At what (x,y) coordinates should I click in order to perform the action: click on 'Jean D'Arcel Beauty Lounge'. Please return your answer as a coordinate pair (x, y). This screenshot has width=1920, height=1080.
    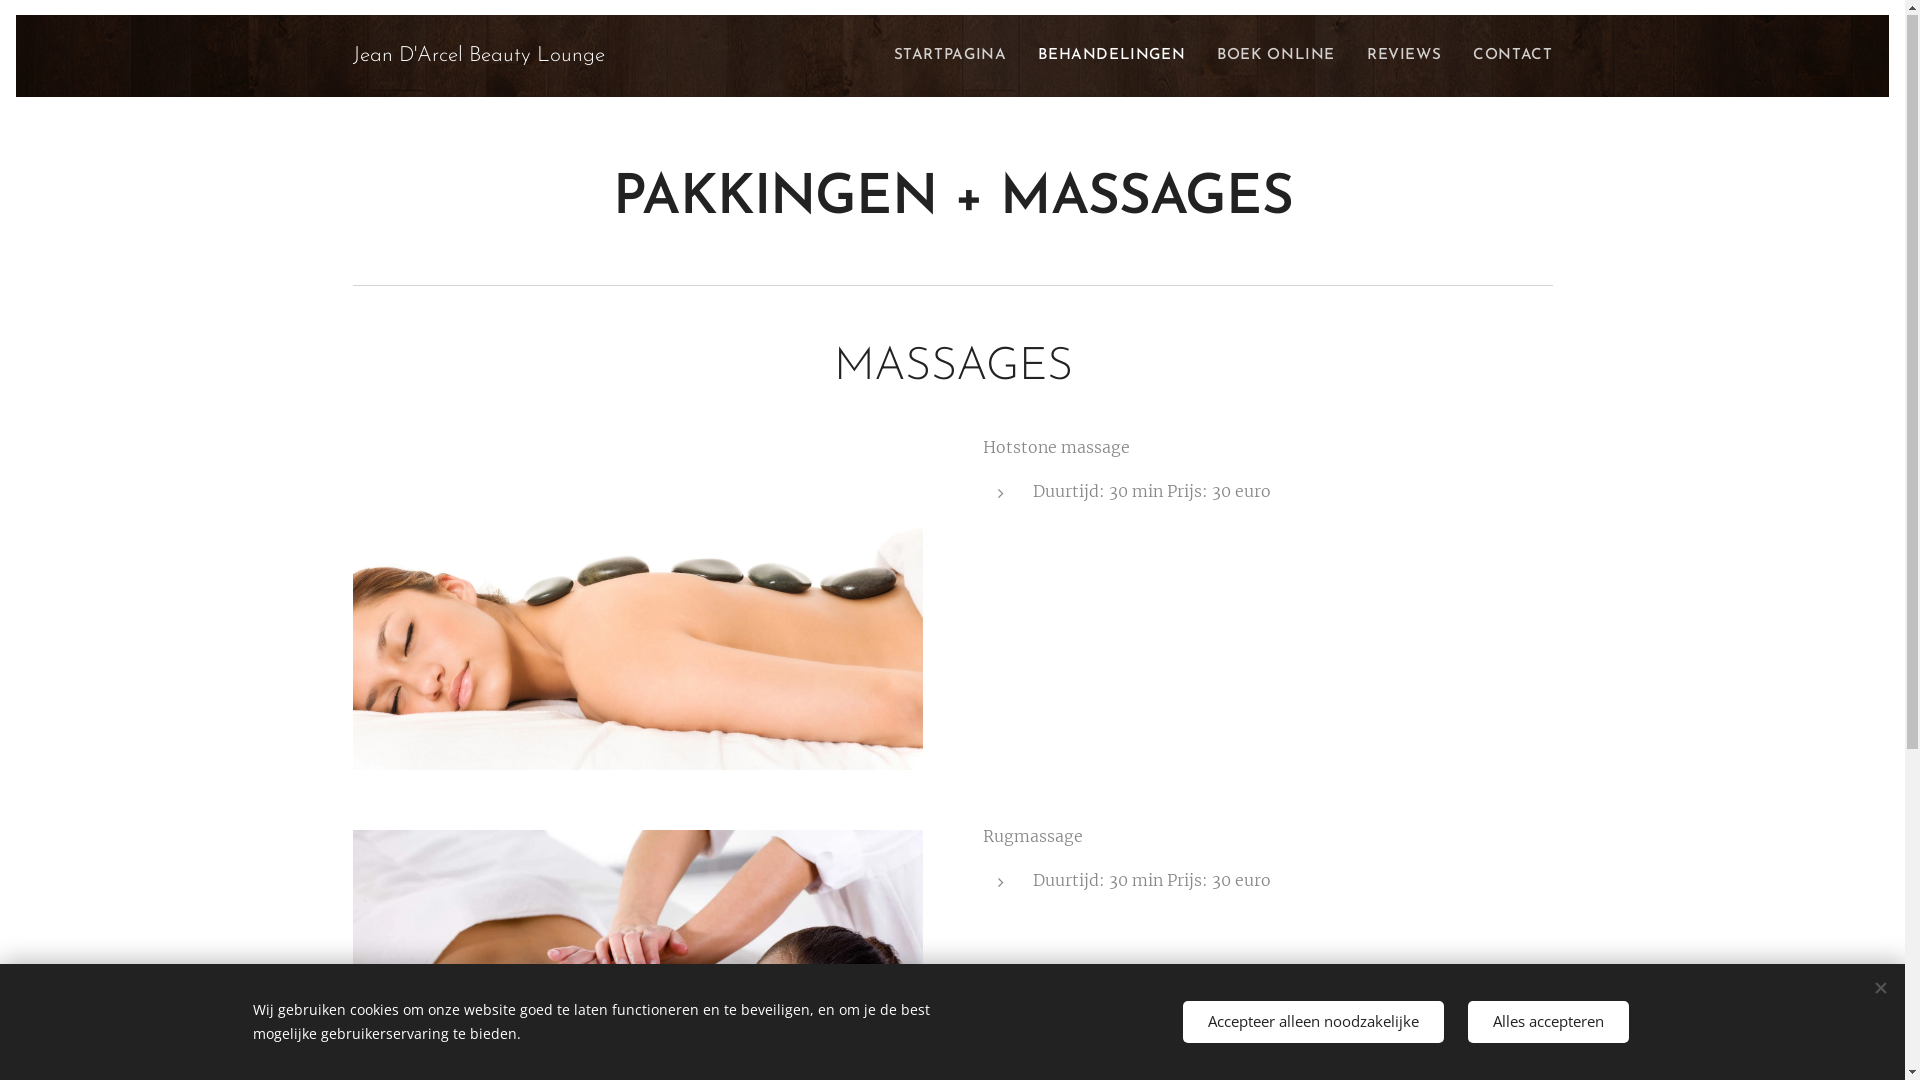
    Looking at the image, I should click on (477, 56).